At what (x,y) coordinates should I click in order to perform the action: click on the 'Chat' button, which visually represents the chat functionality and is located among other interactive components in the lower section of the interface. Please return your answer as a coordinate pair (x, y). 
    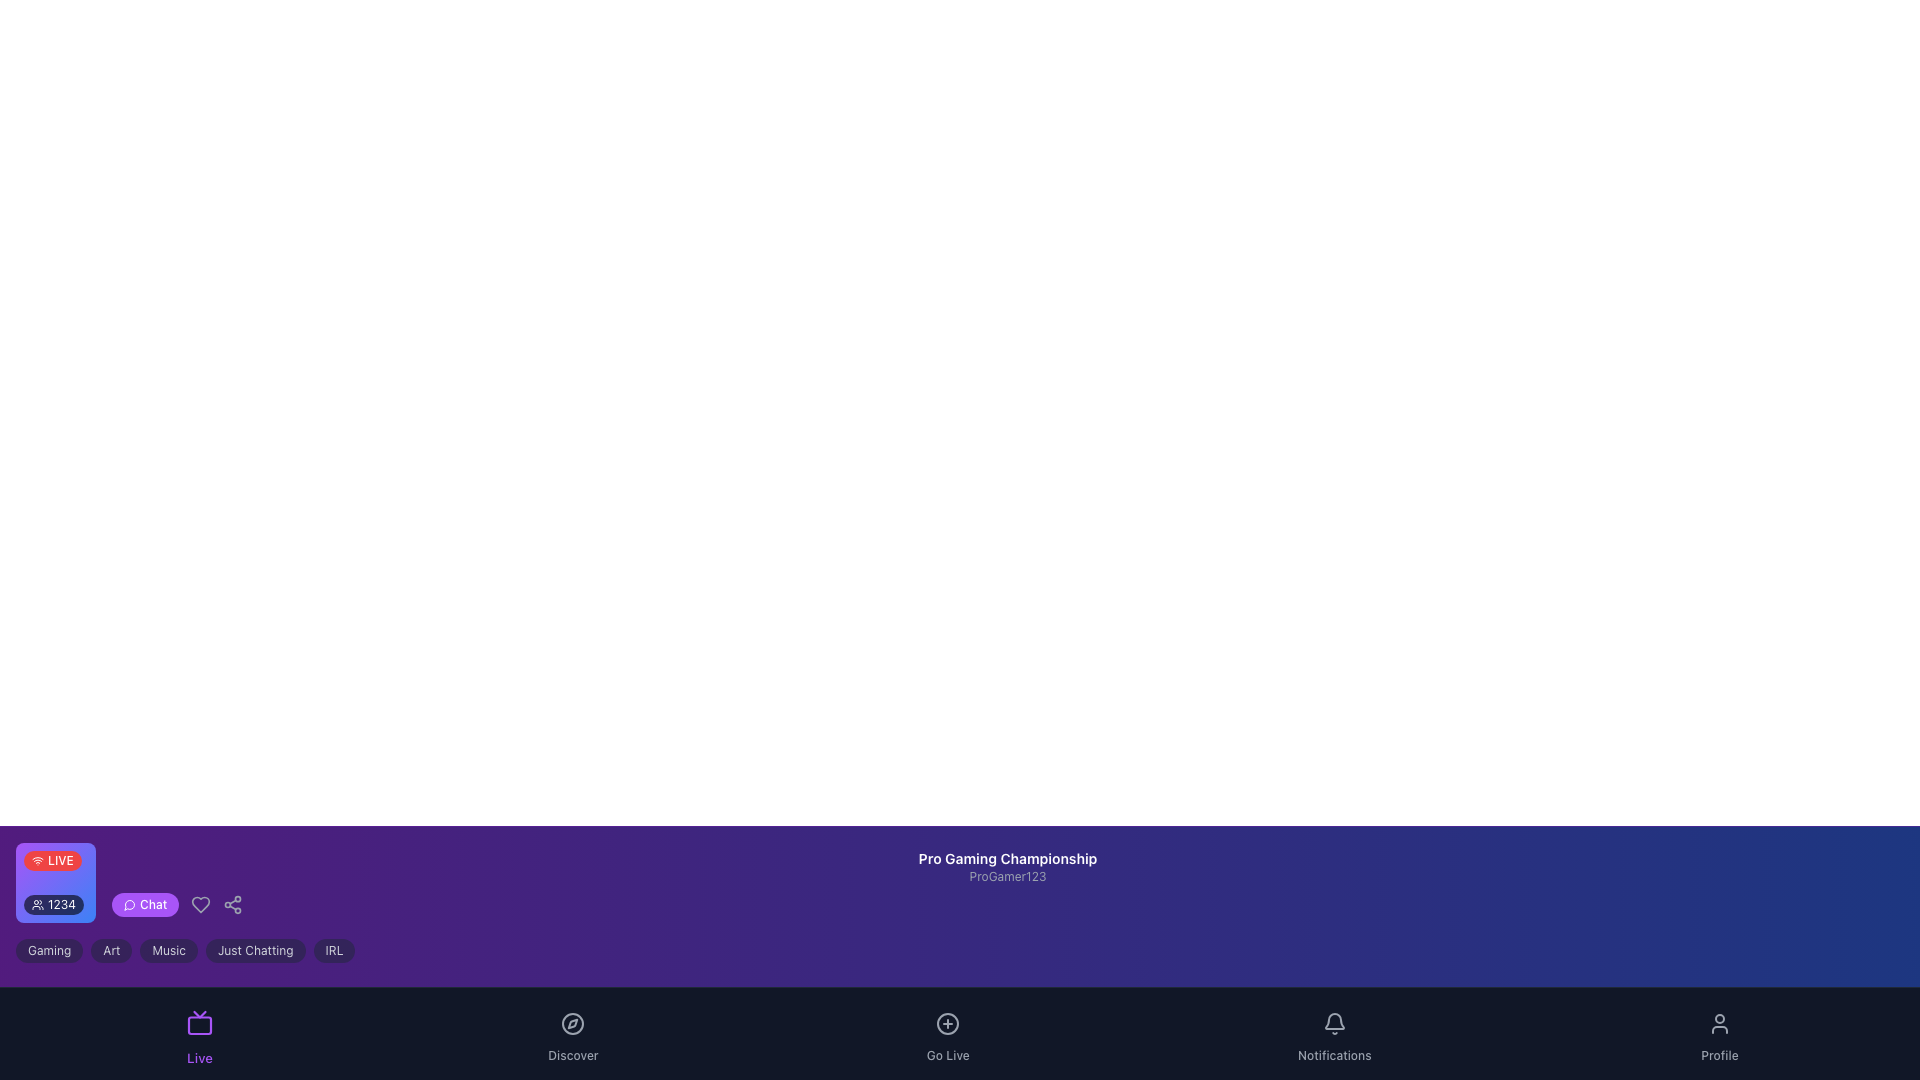
    Looking at the image, I should click on (128, 905).